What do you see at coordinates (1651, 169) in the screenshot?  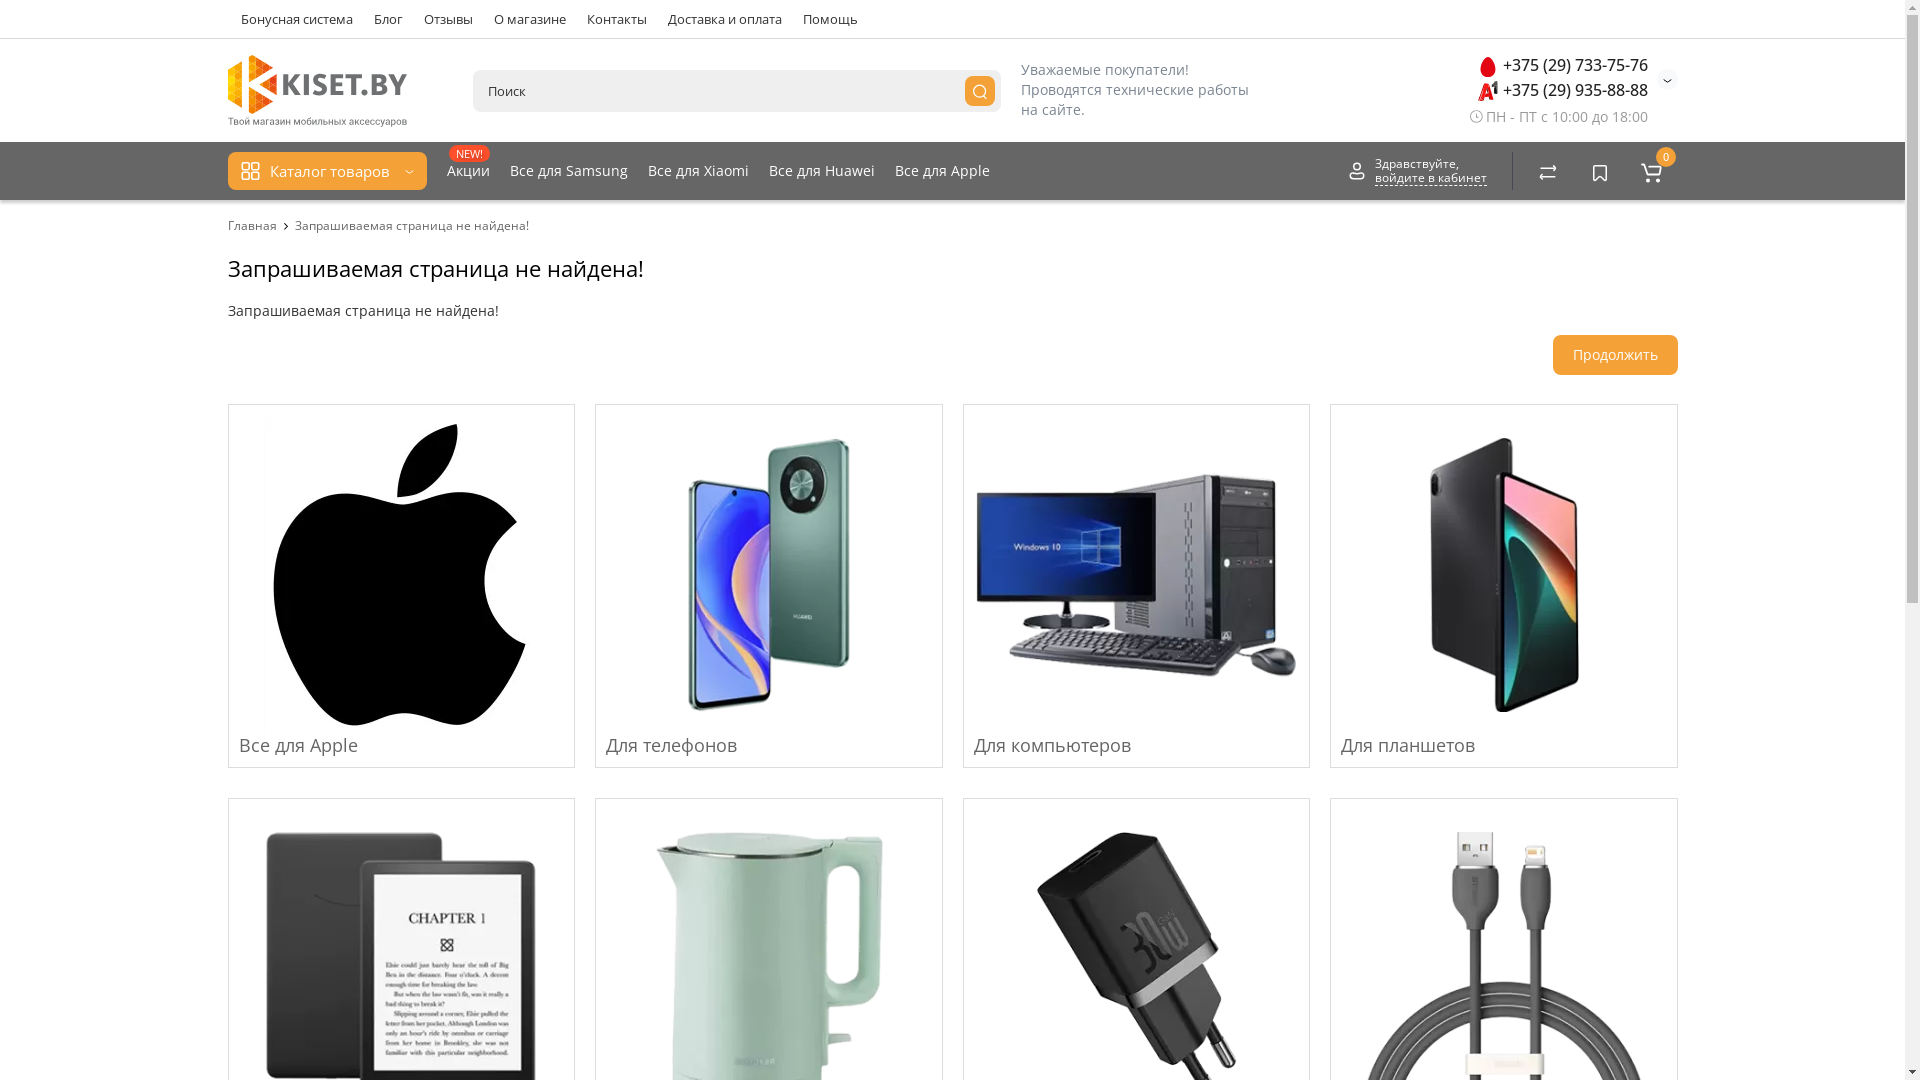 I see `'0'` at bounding box center [1651, 169].